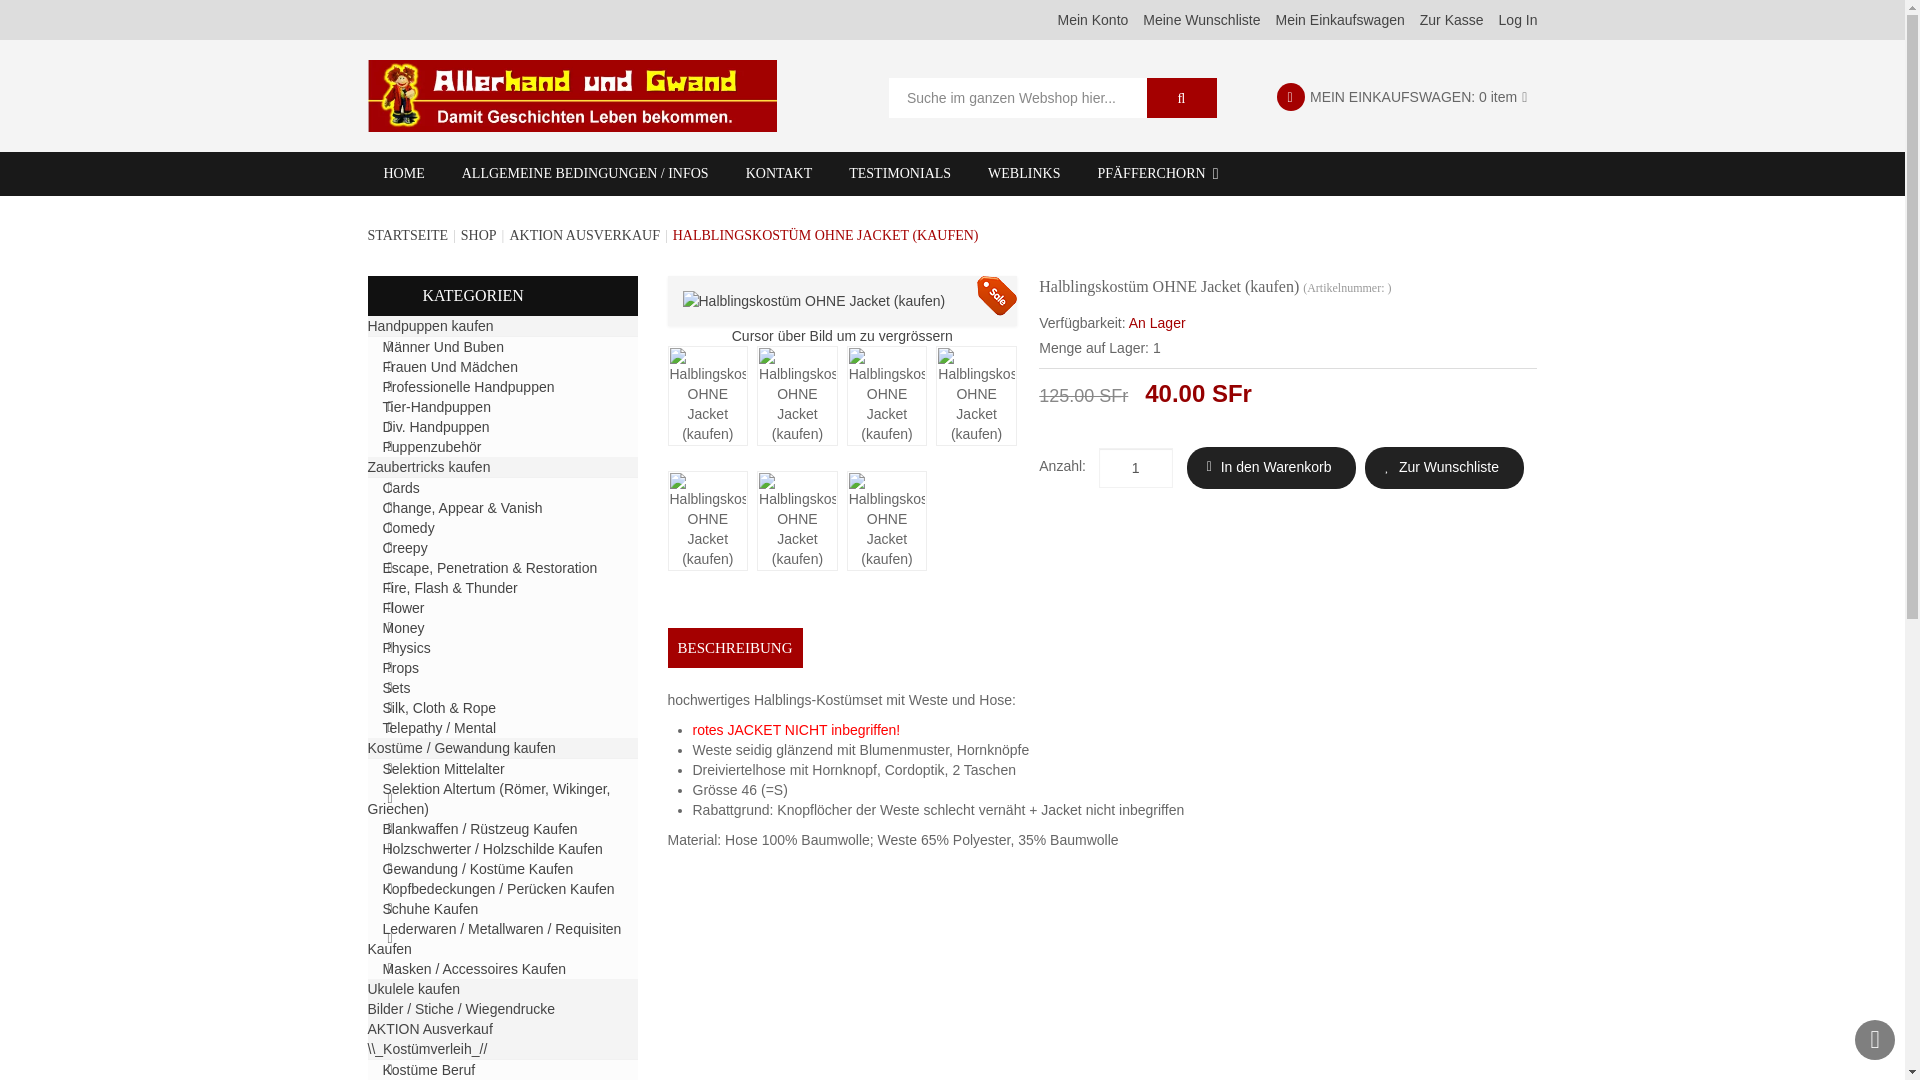 The image size is (1920, 1080). Describe the element at coordinates (1275, 467) in the screenshot. I see `'In den Warenkorb'` at that location.